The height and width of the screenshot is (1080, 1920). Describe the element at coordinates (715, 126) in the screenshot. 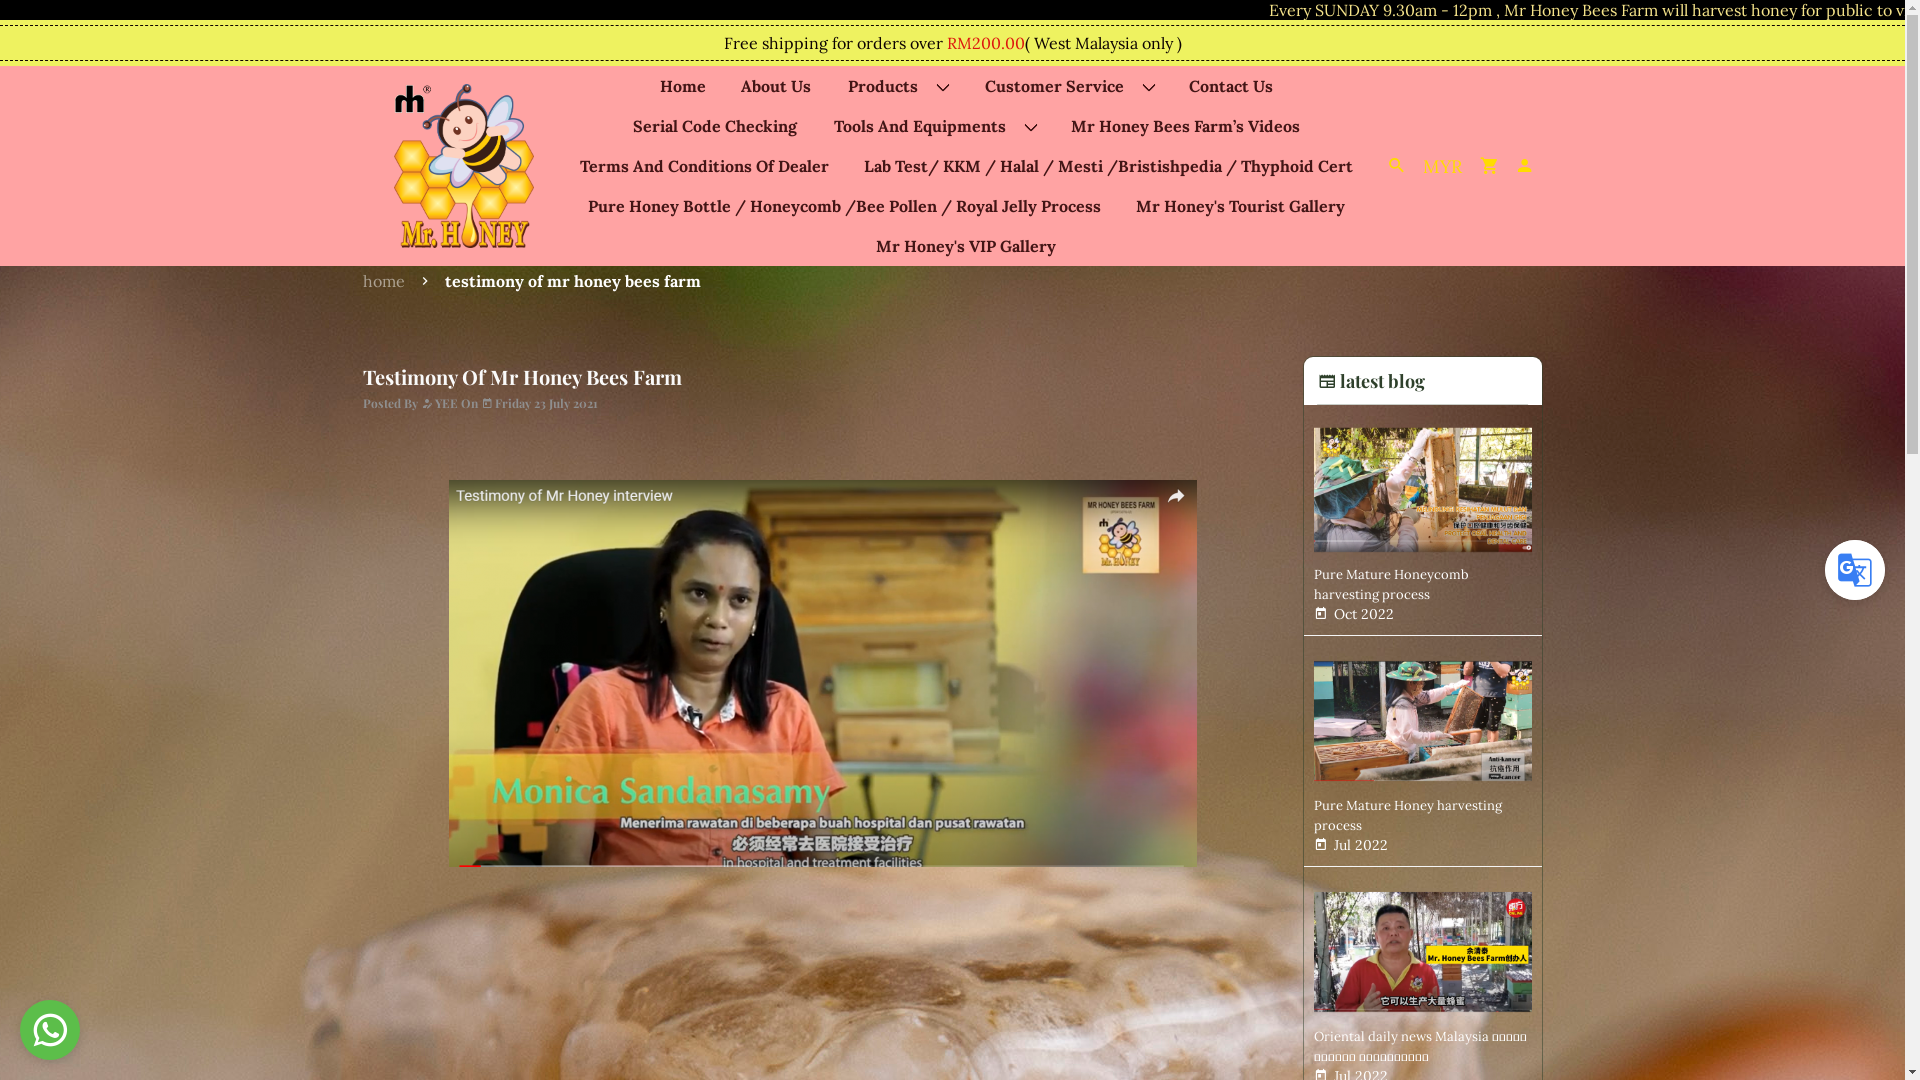

I see `'Serial Code Checking'` at that location.